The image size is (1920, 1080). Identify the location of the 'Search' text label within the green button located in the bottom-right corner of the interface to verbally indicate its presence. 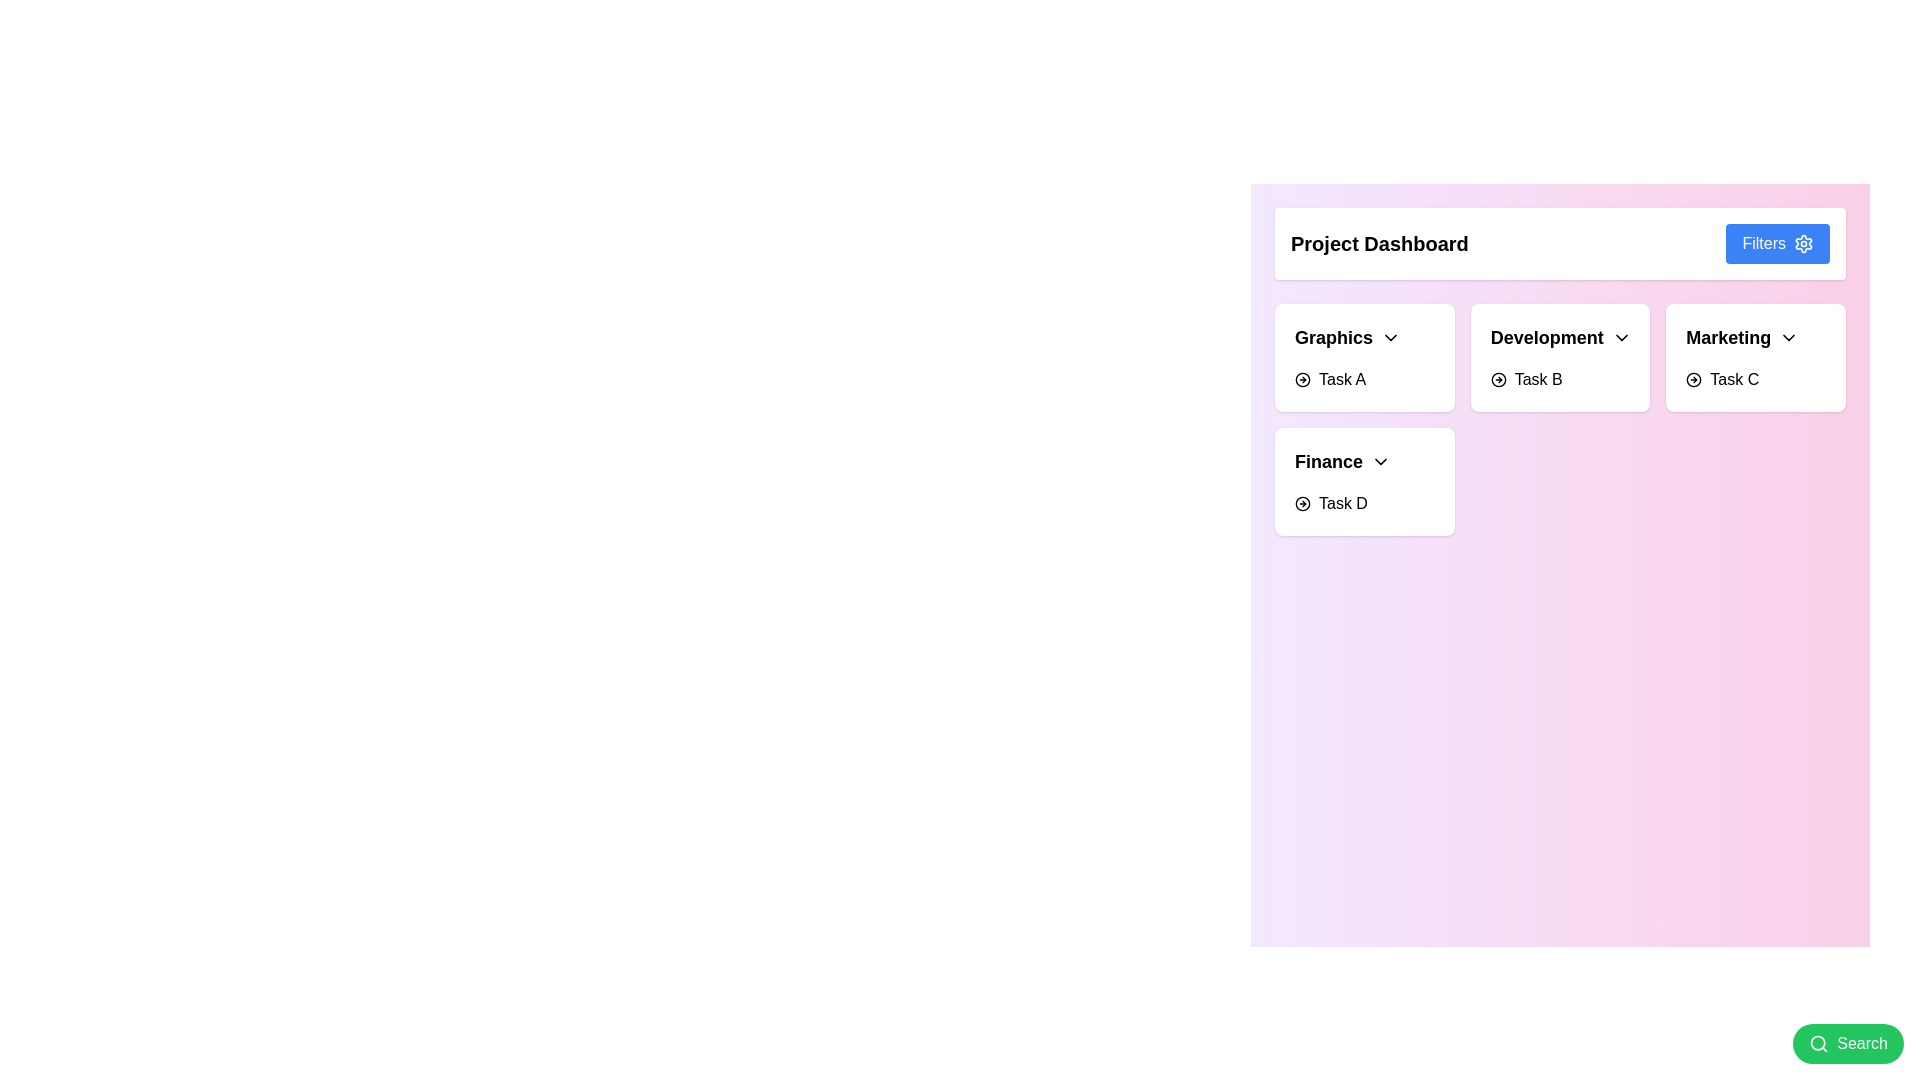
(1861, 1043).